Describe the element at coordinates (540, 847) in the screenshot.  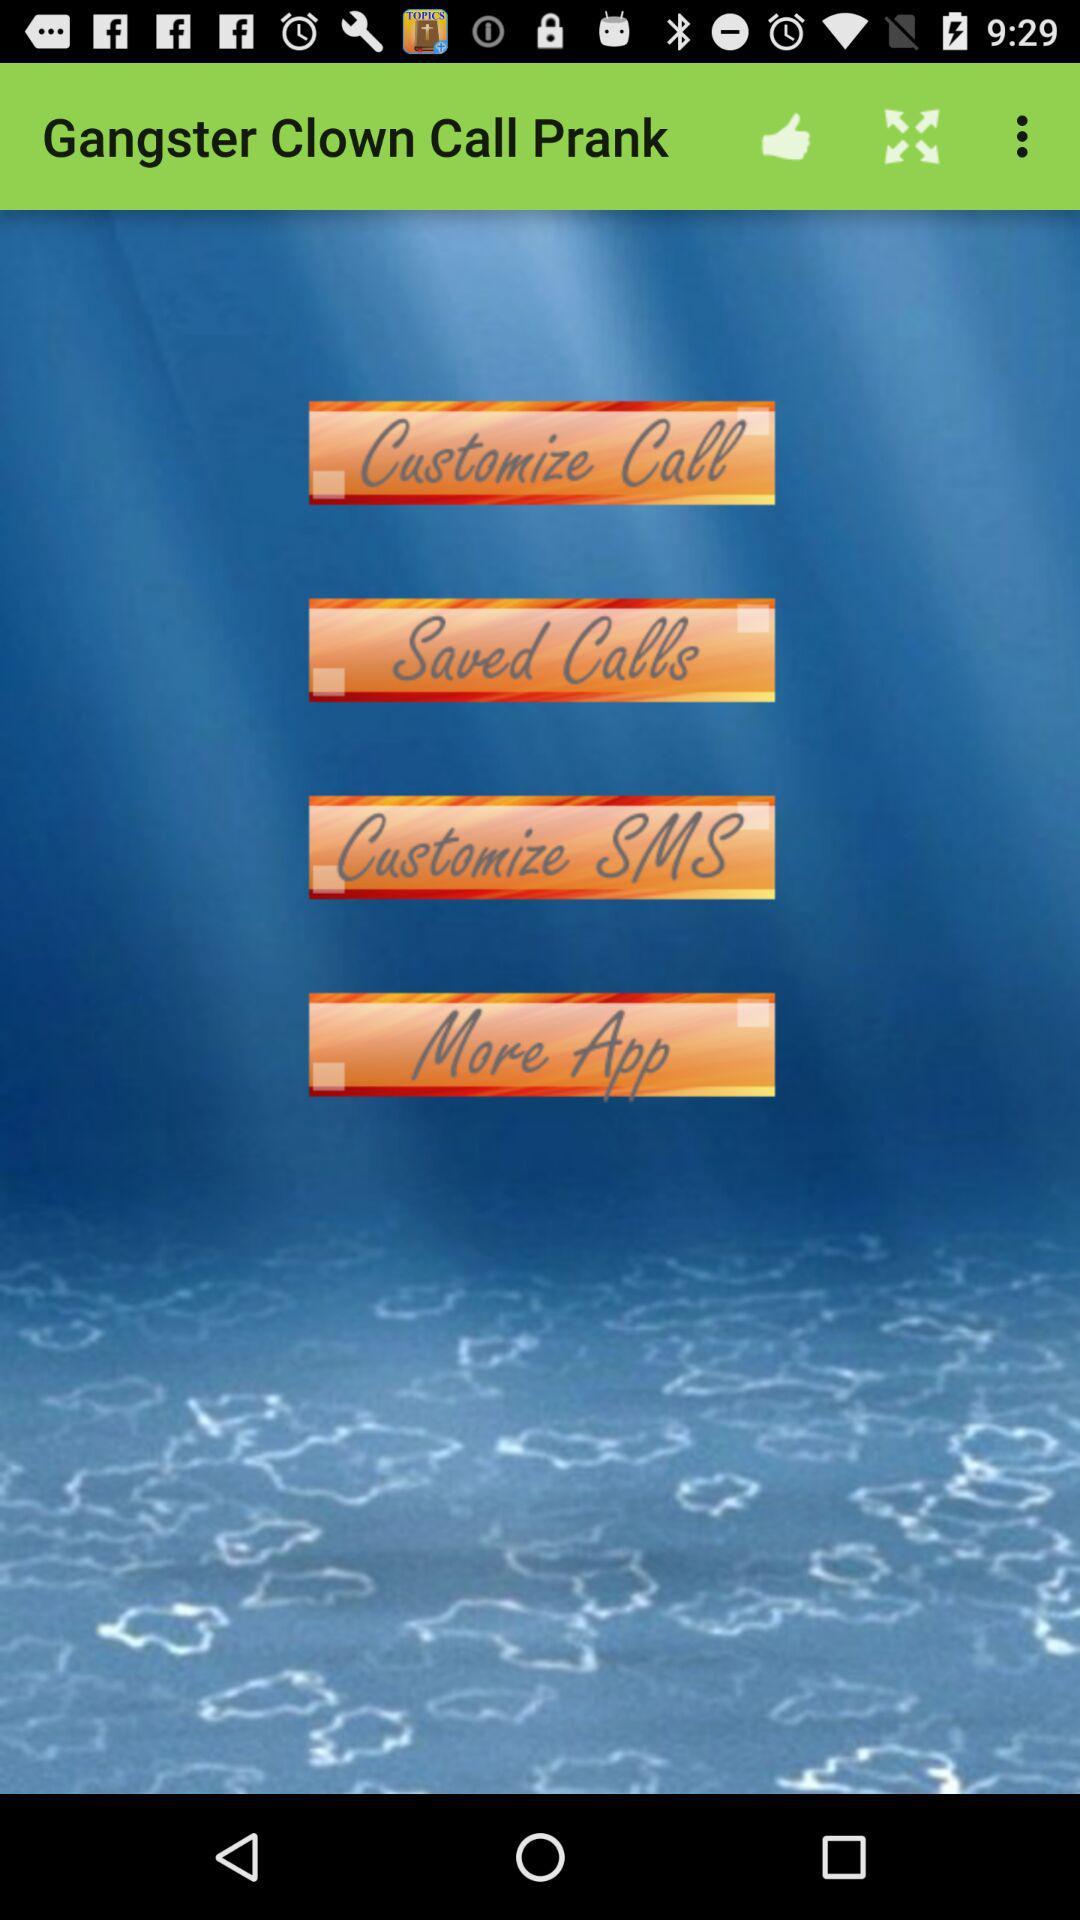
I see `customize sms button` at that location.